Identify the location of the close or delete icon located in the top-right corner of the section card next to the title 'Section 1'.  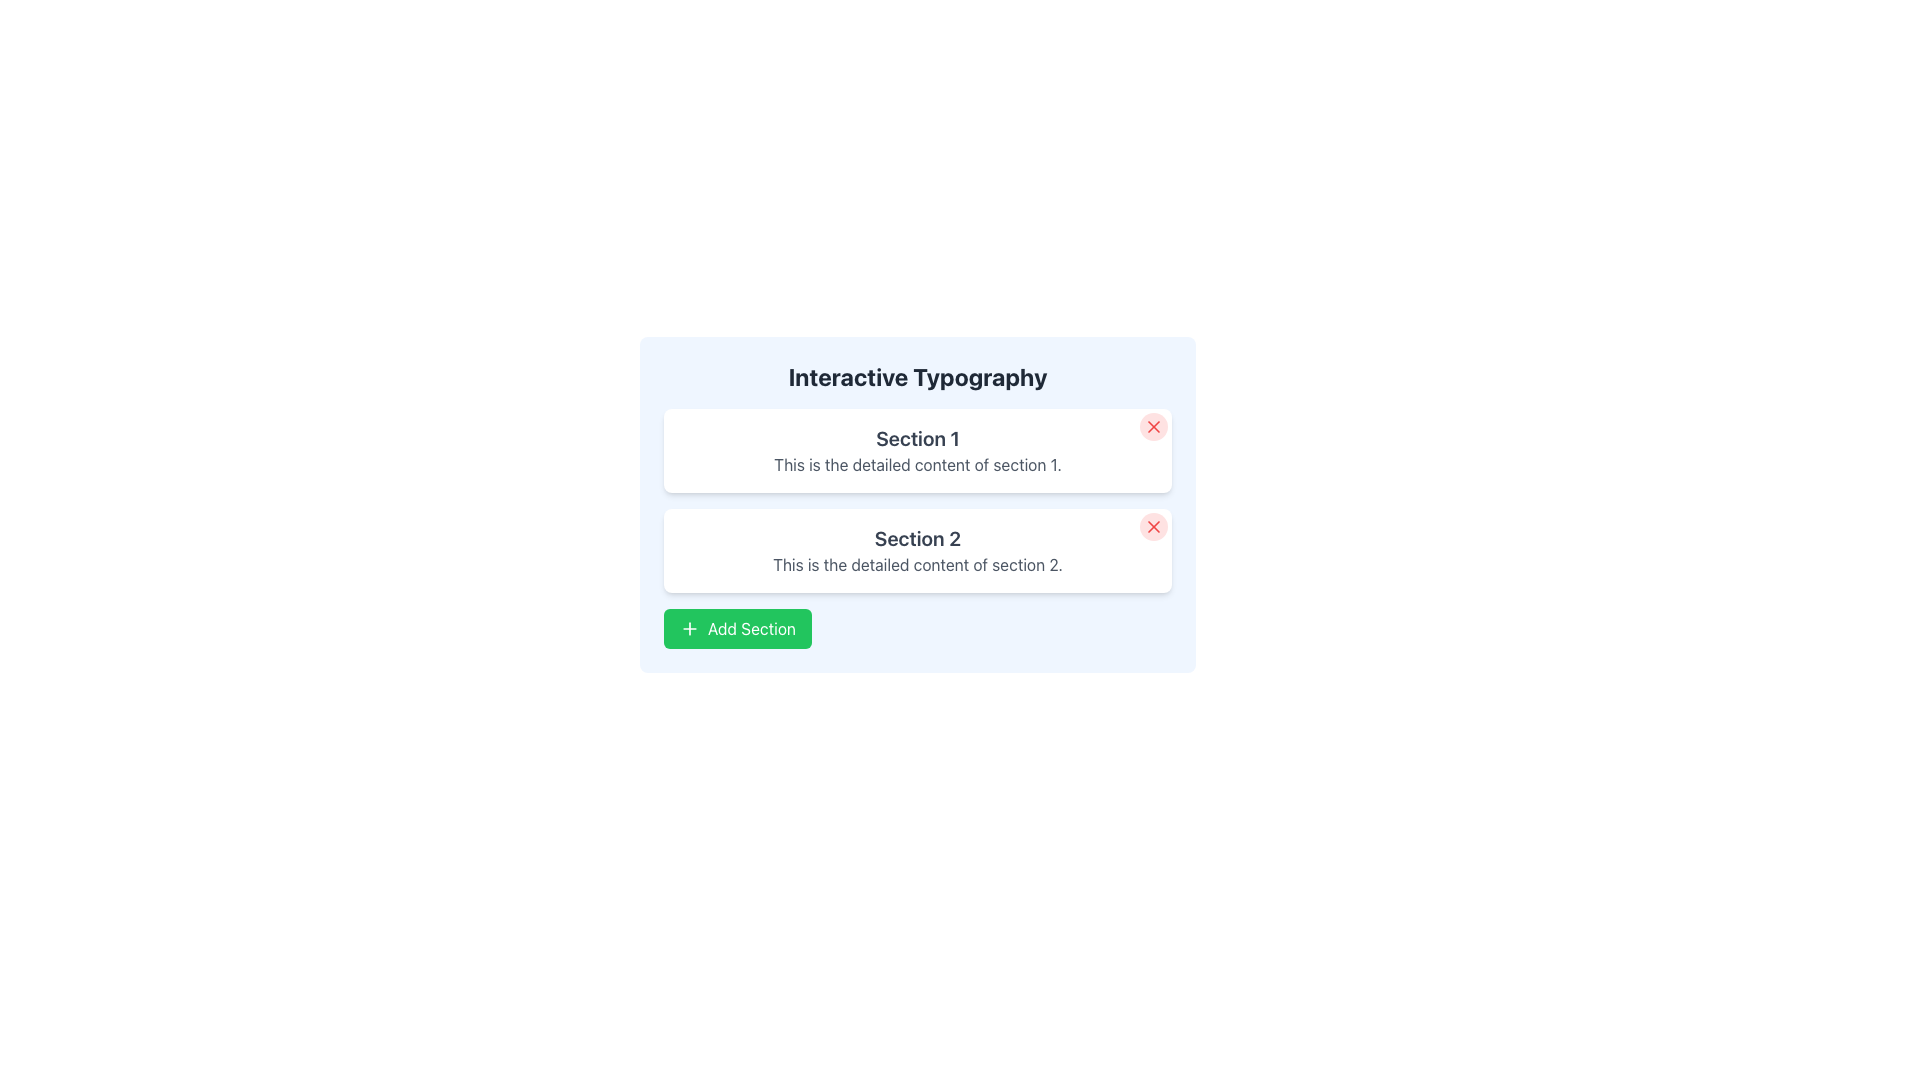
(1153, 426).